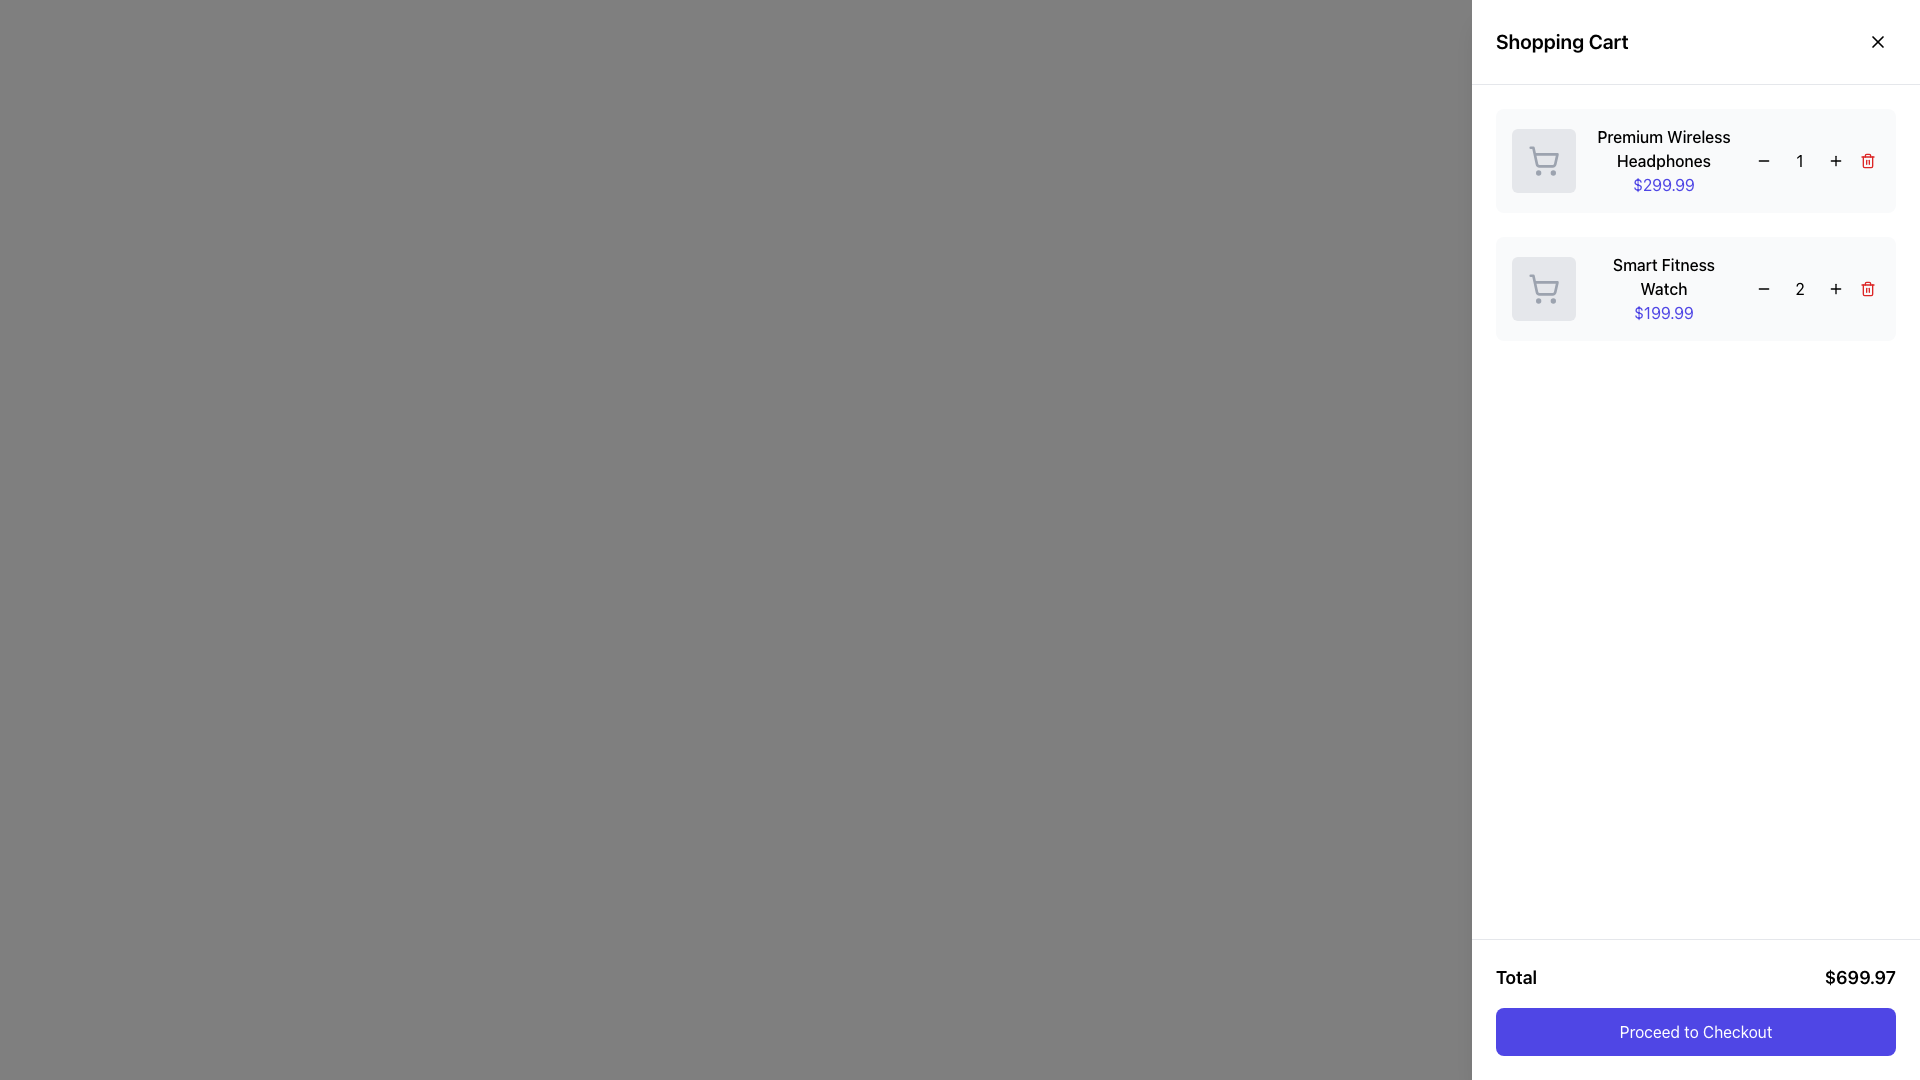 This screenshot has width=1920, height=1080. I want to click on the static text displaying the price of the 'Smart Fitness Watch' located in the shopping cart interface, so click(1664, 312).